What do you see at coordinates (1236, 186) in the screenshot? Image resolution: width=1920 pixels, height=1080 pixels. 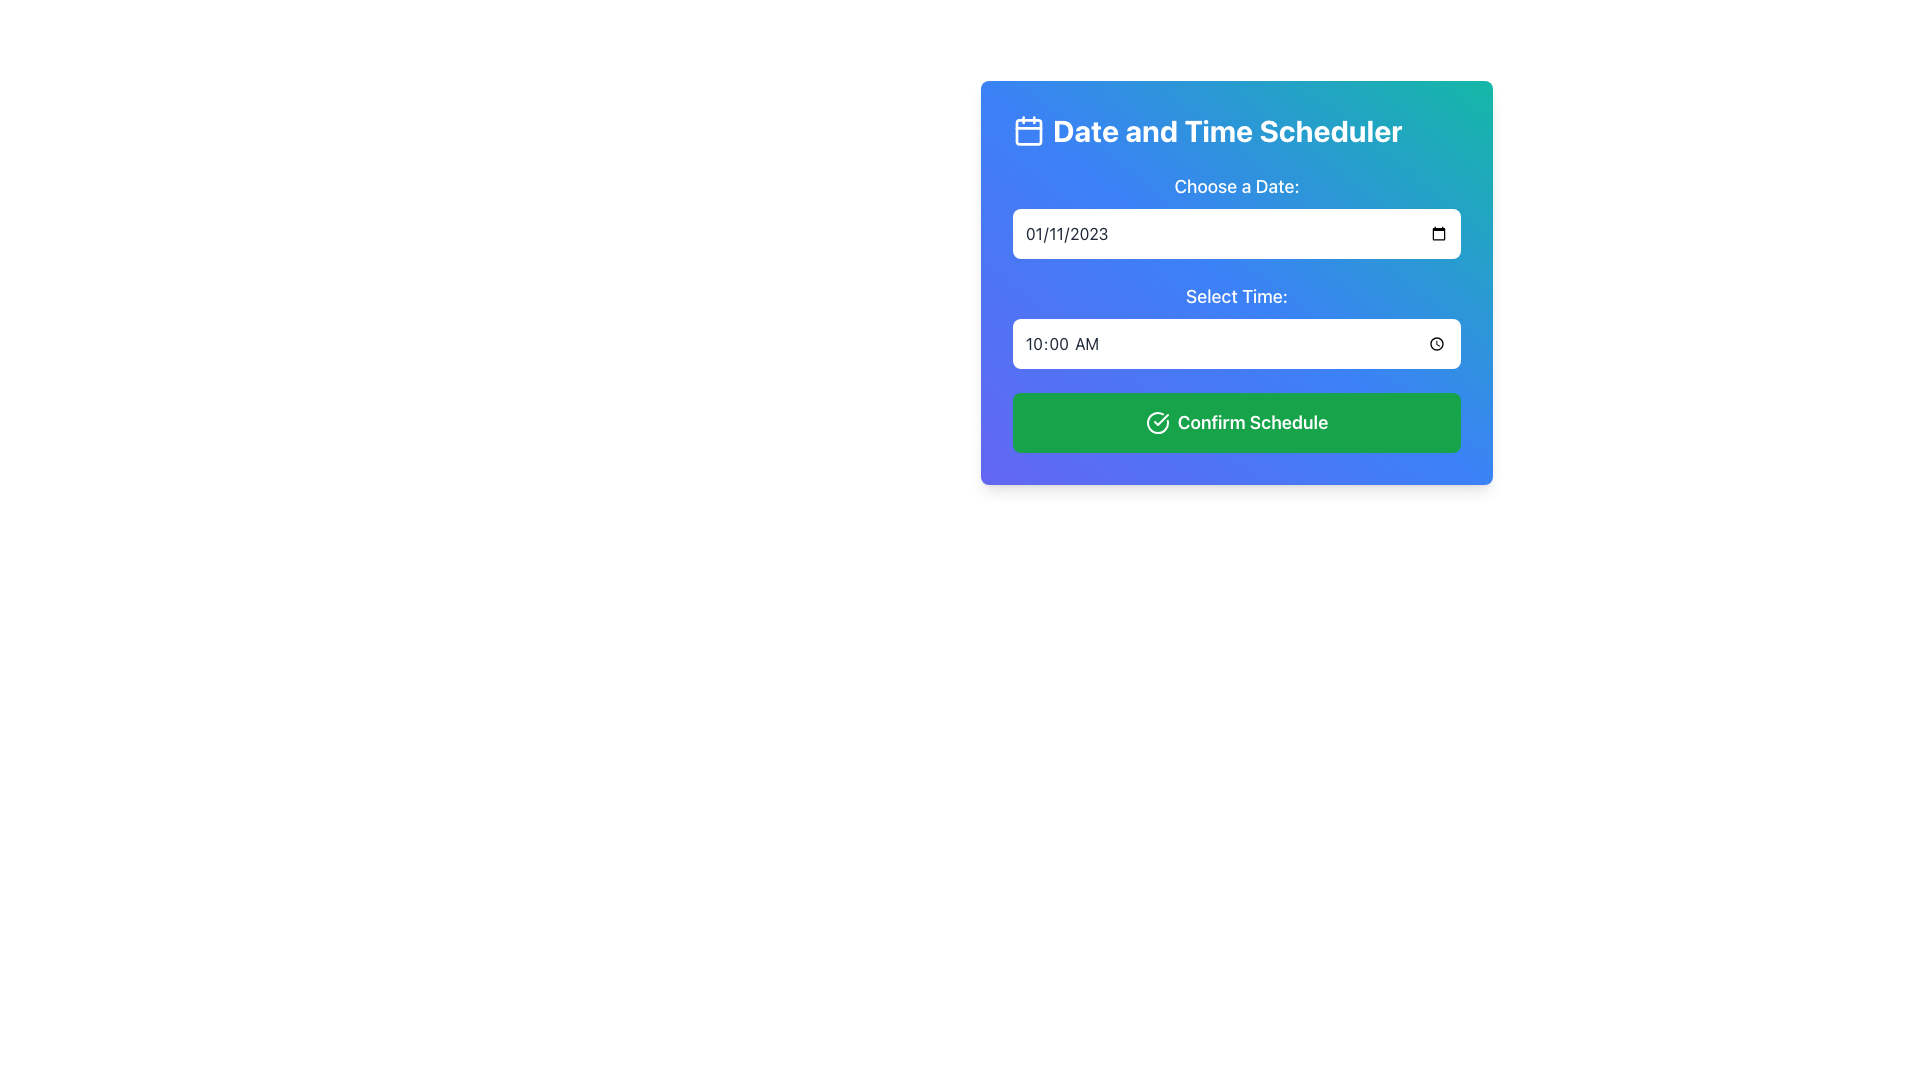 I see `the text label that reads 'Choose a Date:' which is located at the top of the 'Date and Time Scheduler' UI section, above the date input field` at bounding box center [1236, 186].